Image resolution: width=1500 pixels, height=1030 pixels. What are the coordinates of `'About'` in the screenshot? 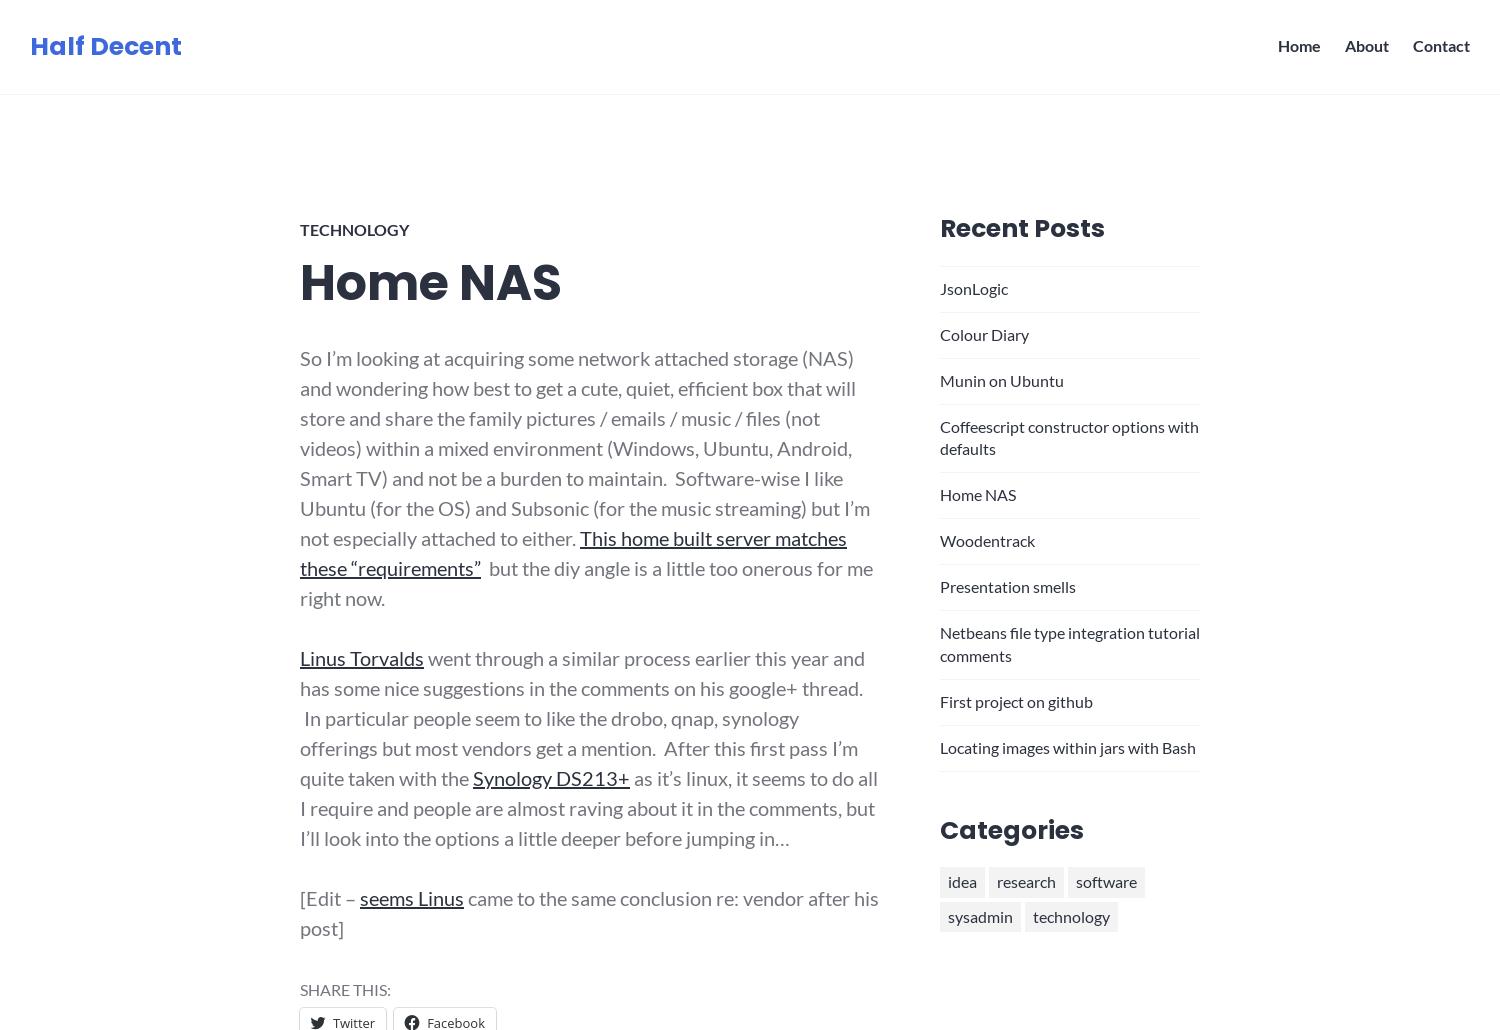 It's located at (1365, 45).